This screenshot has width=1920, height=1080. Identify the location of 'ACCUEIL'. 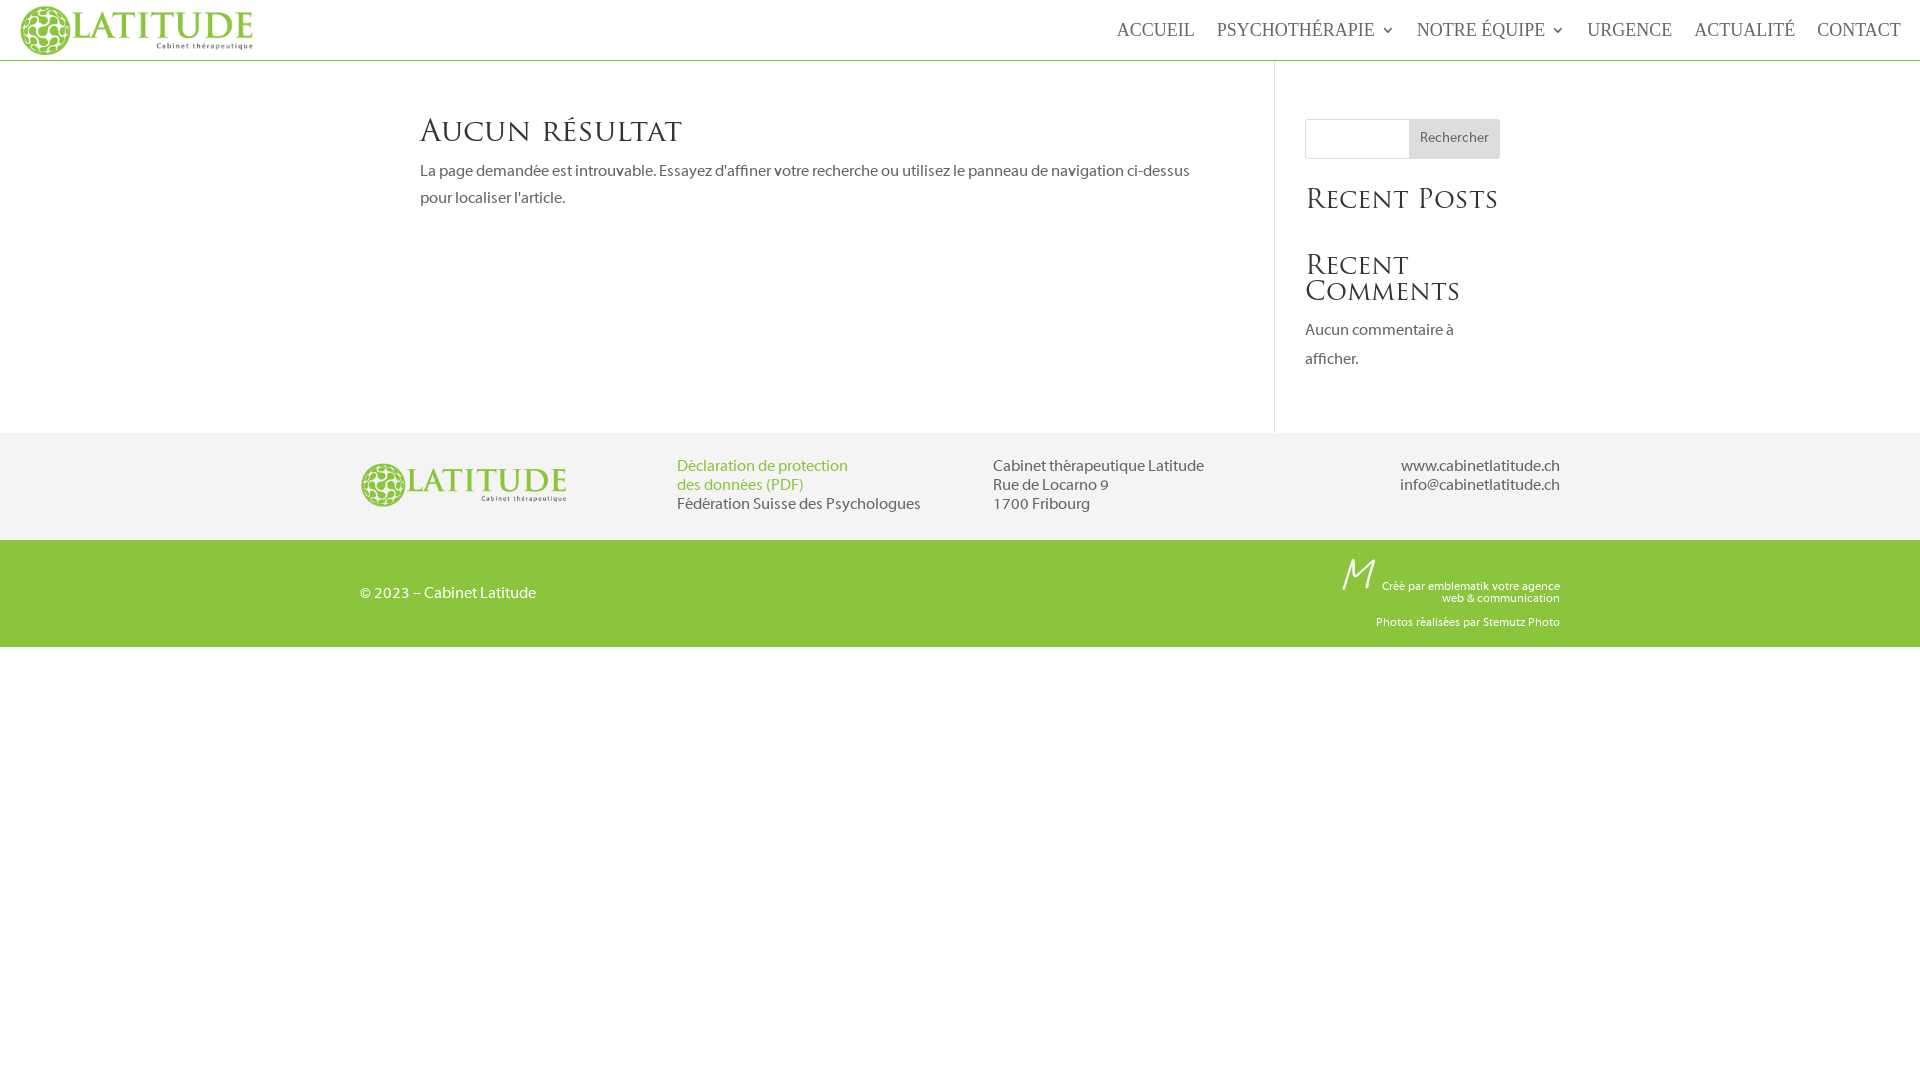
(1156, 34).